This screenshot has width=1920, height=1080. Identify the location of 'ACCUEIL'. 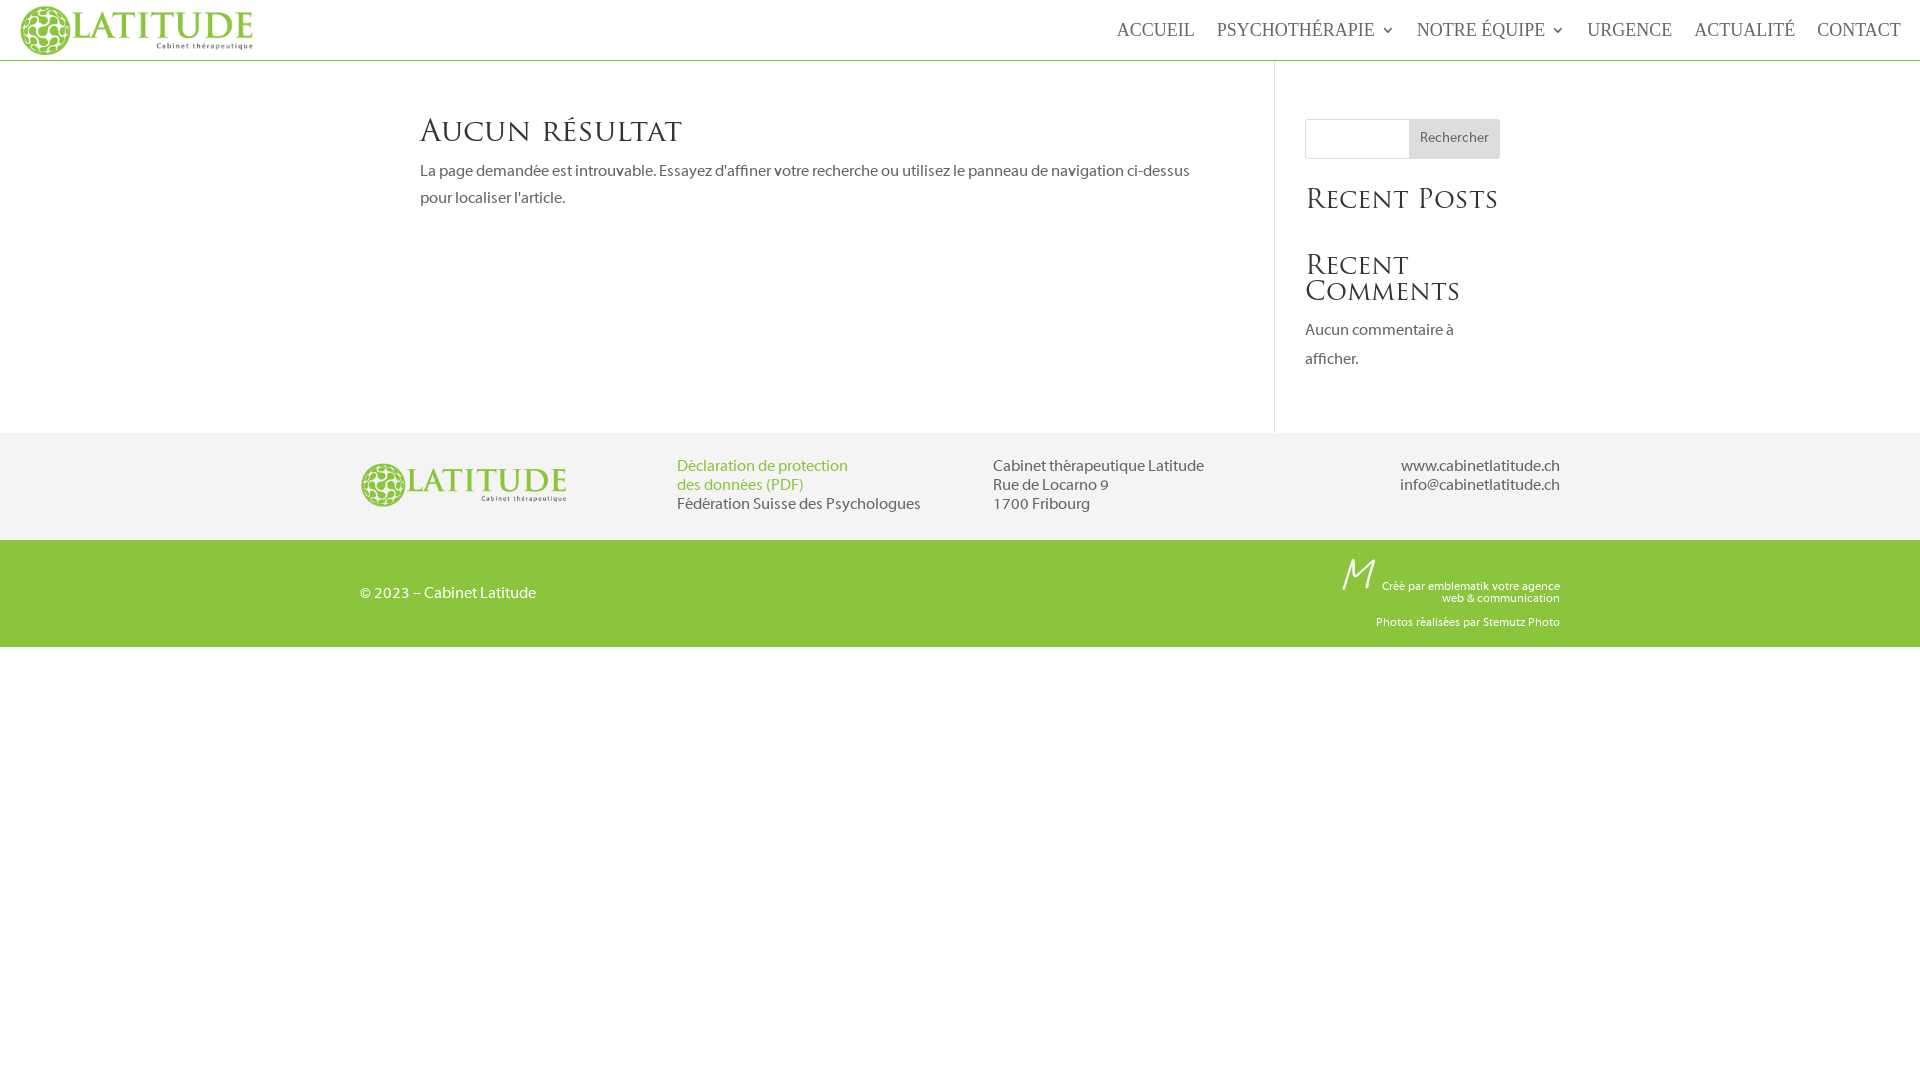
(1156, 34).